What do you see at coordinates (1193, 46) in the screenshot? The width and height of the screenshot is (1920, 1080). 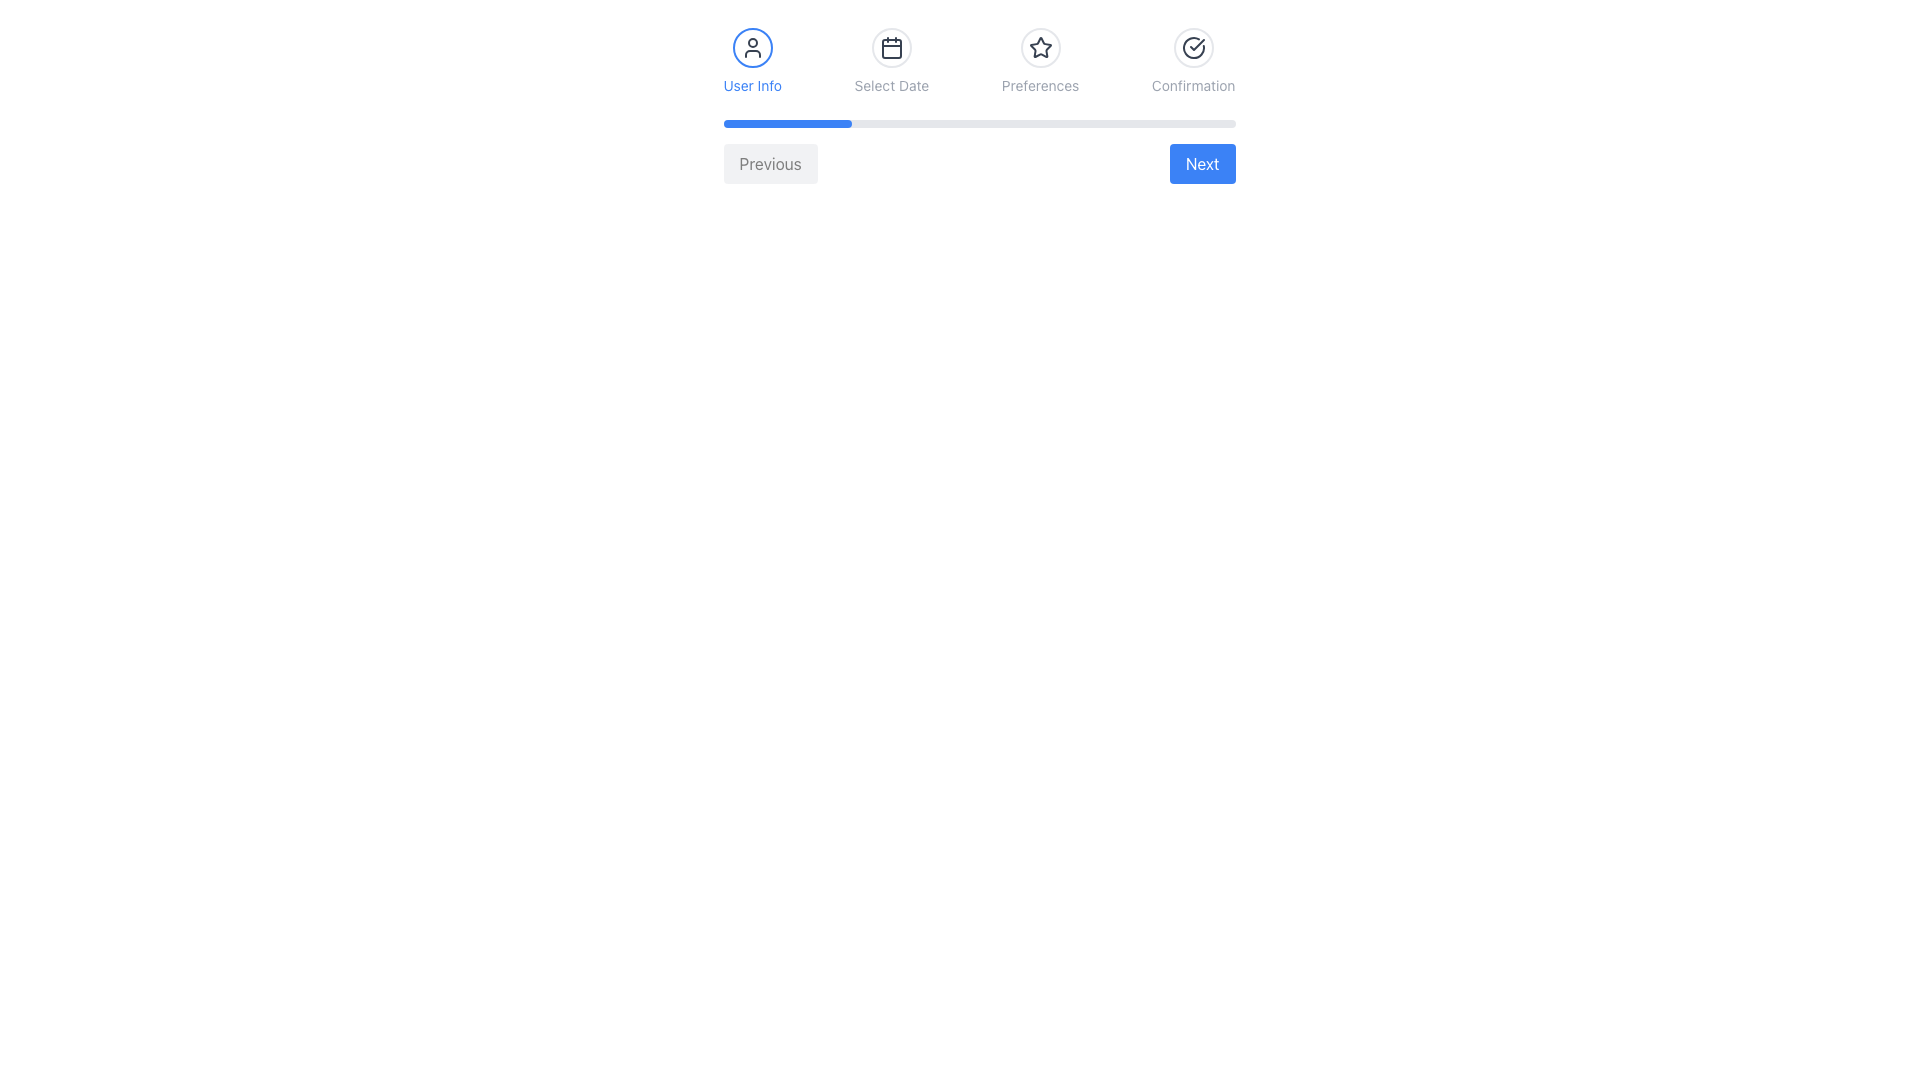 I see `the circular checkmark icon with a light gray border located at the far right of the step header labeled 'Confirmation'` at bounding box center [1193, 46].